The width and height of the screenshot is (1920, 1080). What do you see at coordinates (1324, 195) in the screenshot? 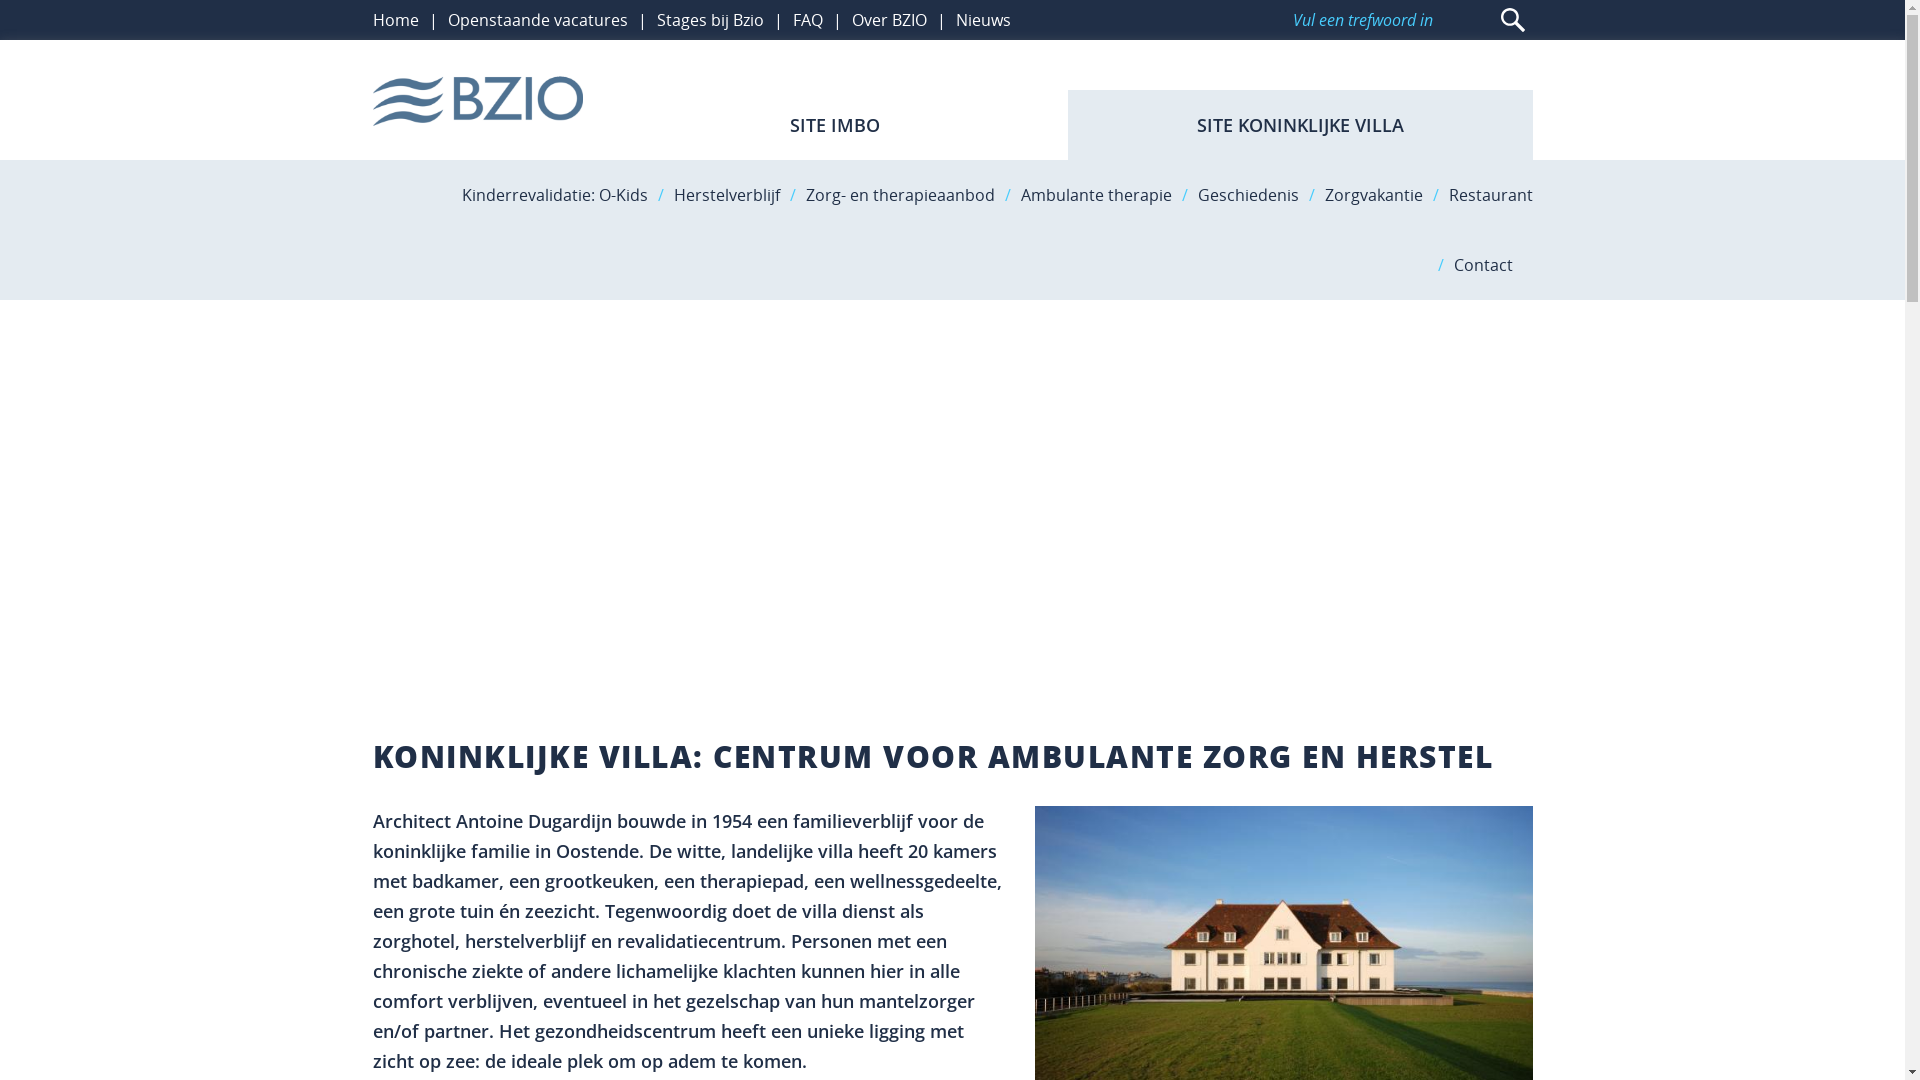
I see `'Zorgvakantie'` at bounding box center [1324, 195].